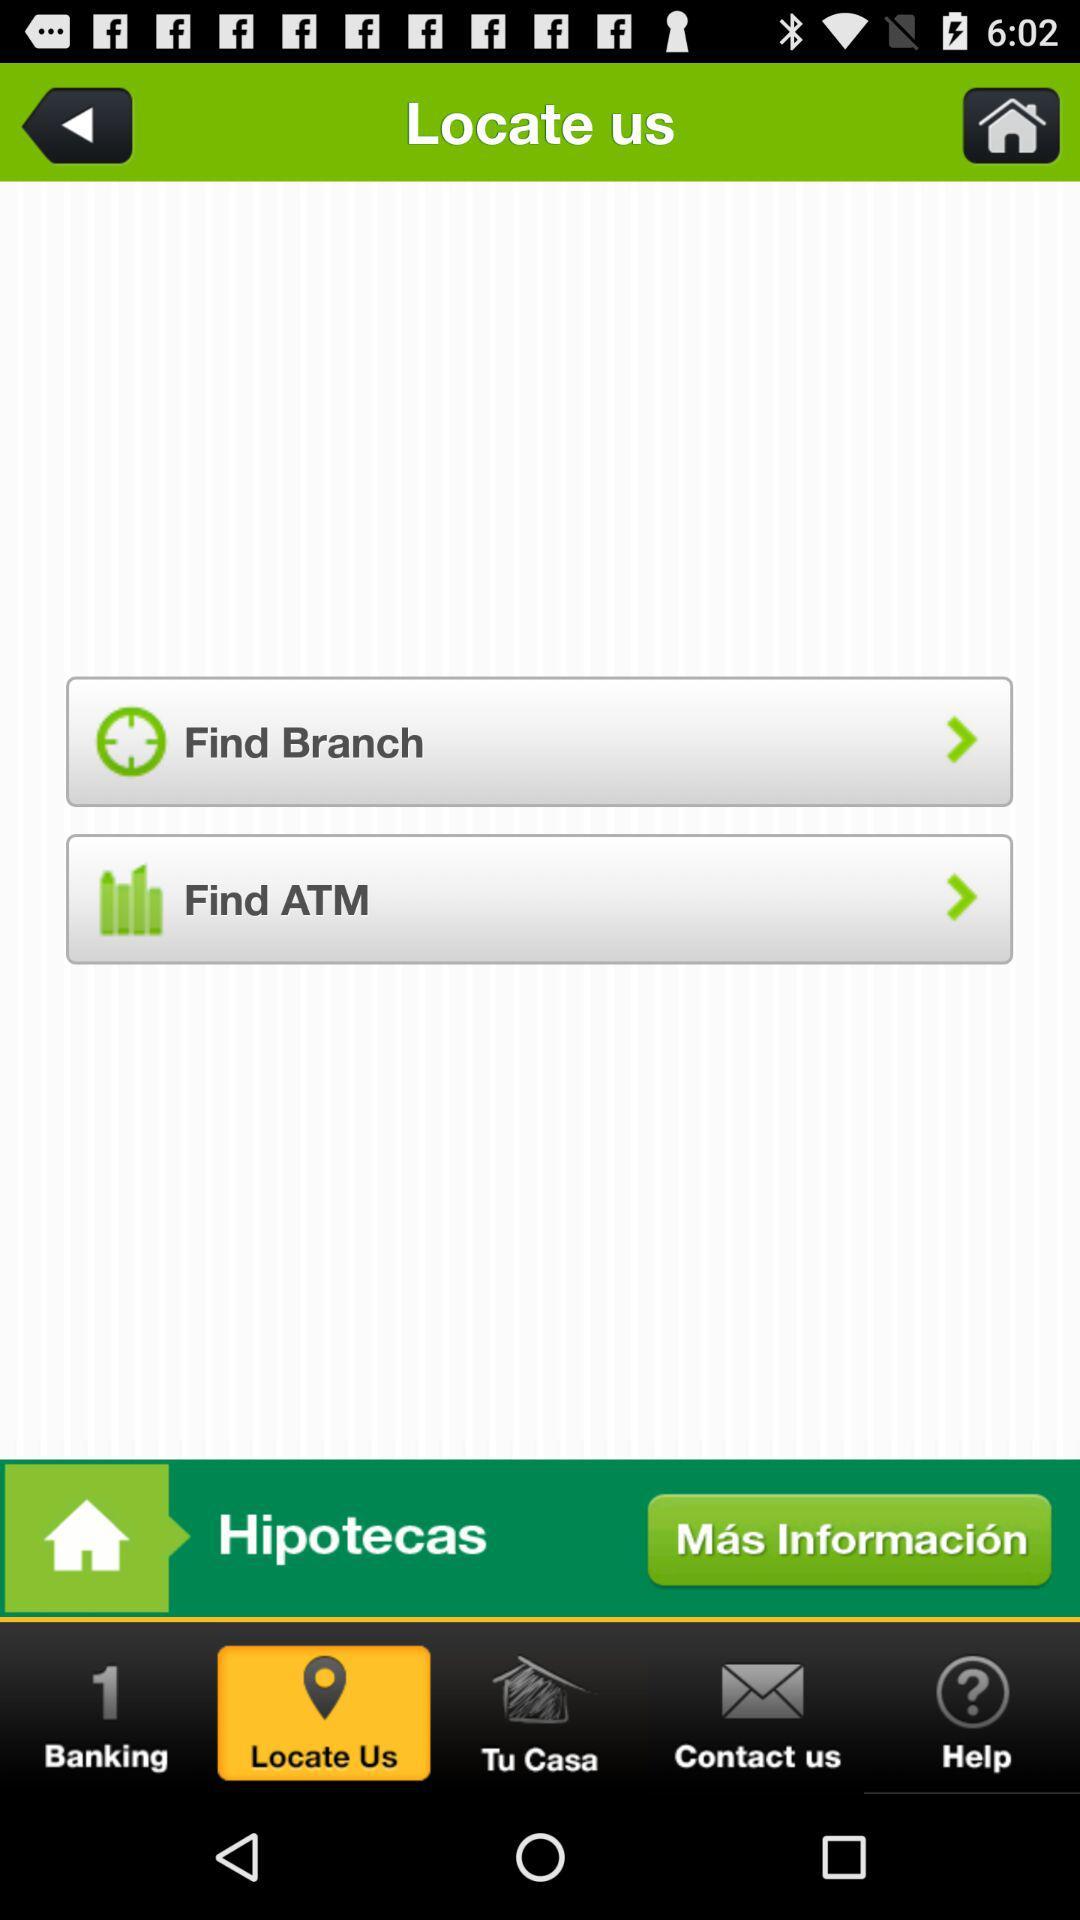 Image resolution: width=1080 pixels, height=1920 pixels. What do you see at coordinates (538, 898) in the screenshot?
I see `the button which is below find branch` at bounding box center [538, 898].